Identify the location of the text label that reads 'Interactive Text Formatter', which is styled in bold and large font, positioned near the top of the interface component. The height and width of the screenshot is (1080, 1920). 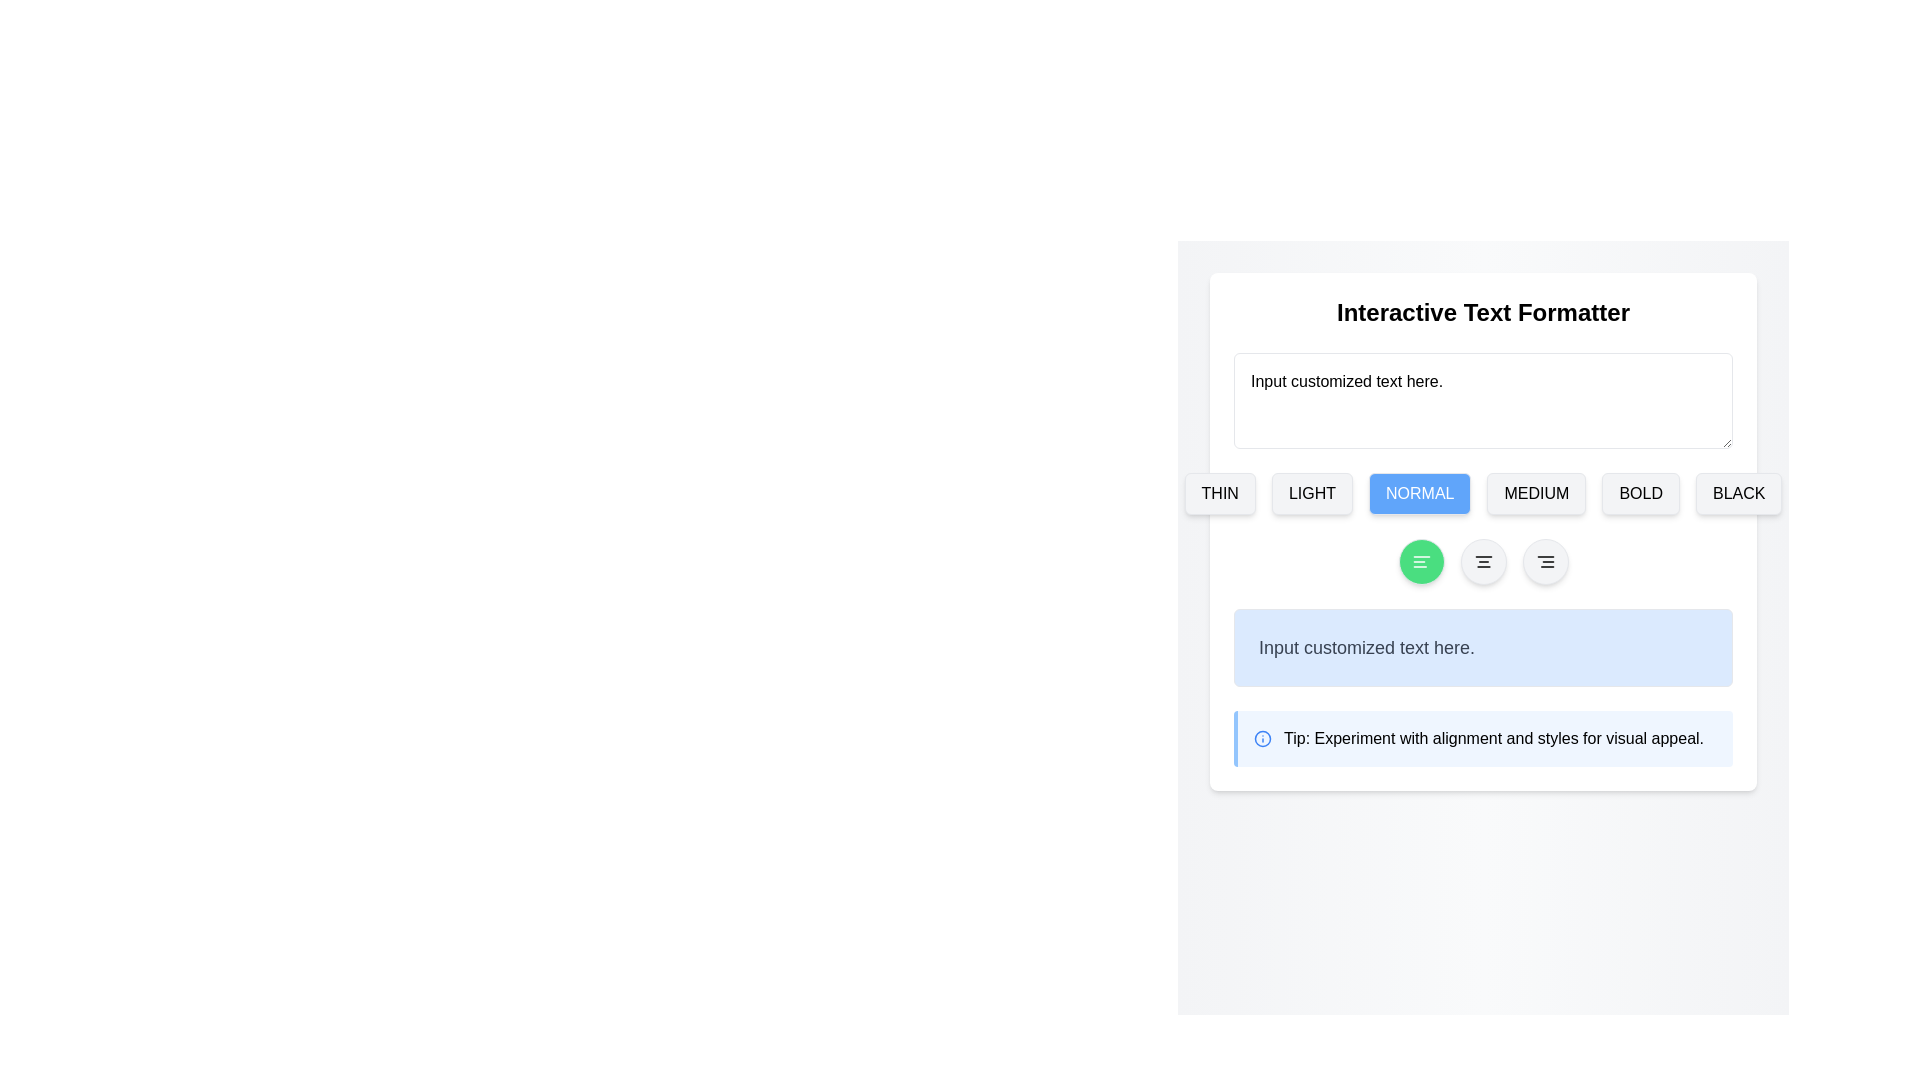
(1483, 312).